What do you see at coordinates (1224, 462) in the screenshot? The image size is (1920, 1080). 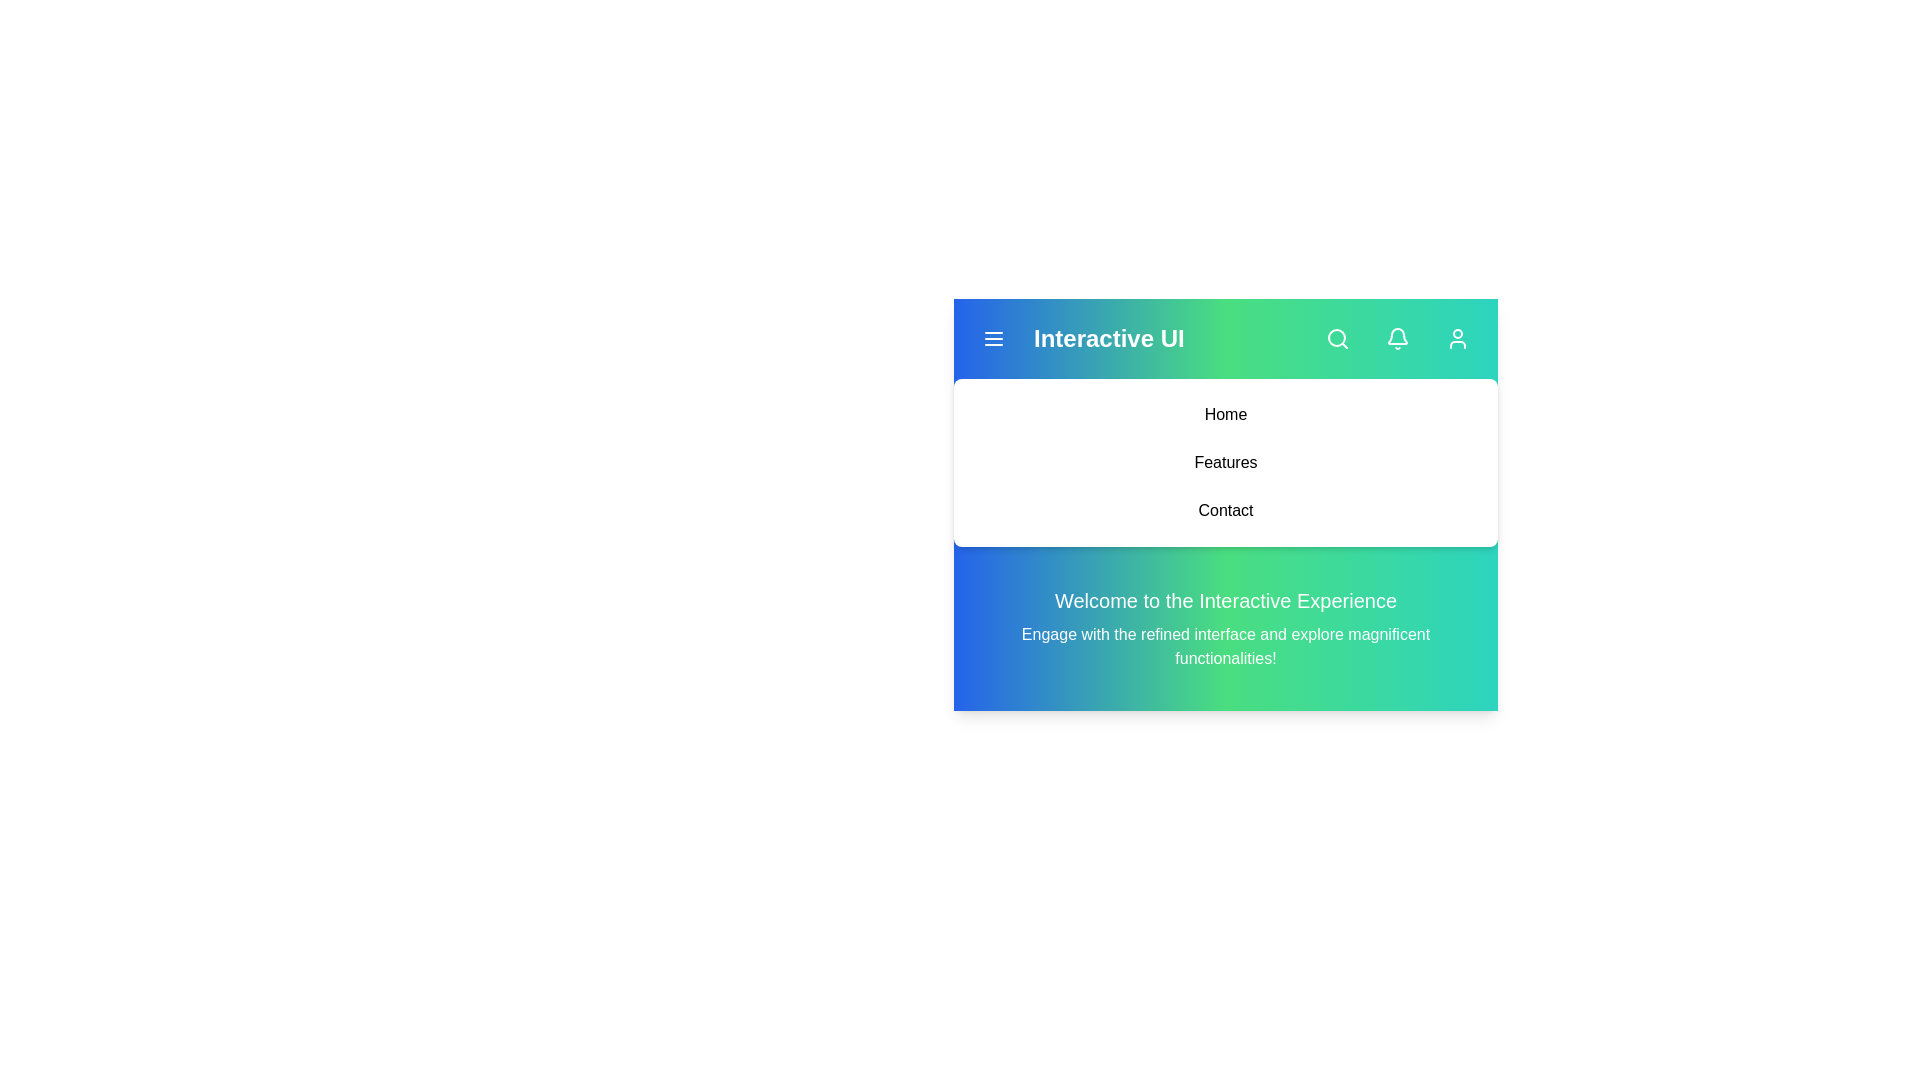 I see `the 'Features' link in the dropdown menu` at bounding box center [1224, 462].